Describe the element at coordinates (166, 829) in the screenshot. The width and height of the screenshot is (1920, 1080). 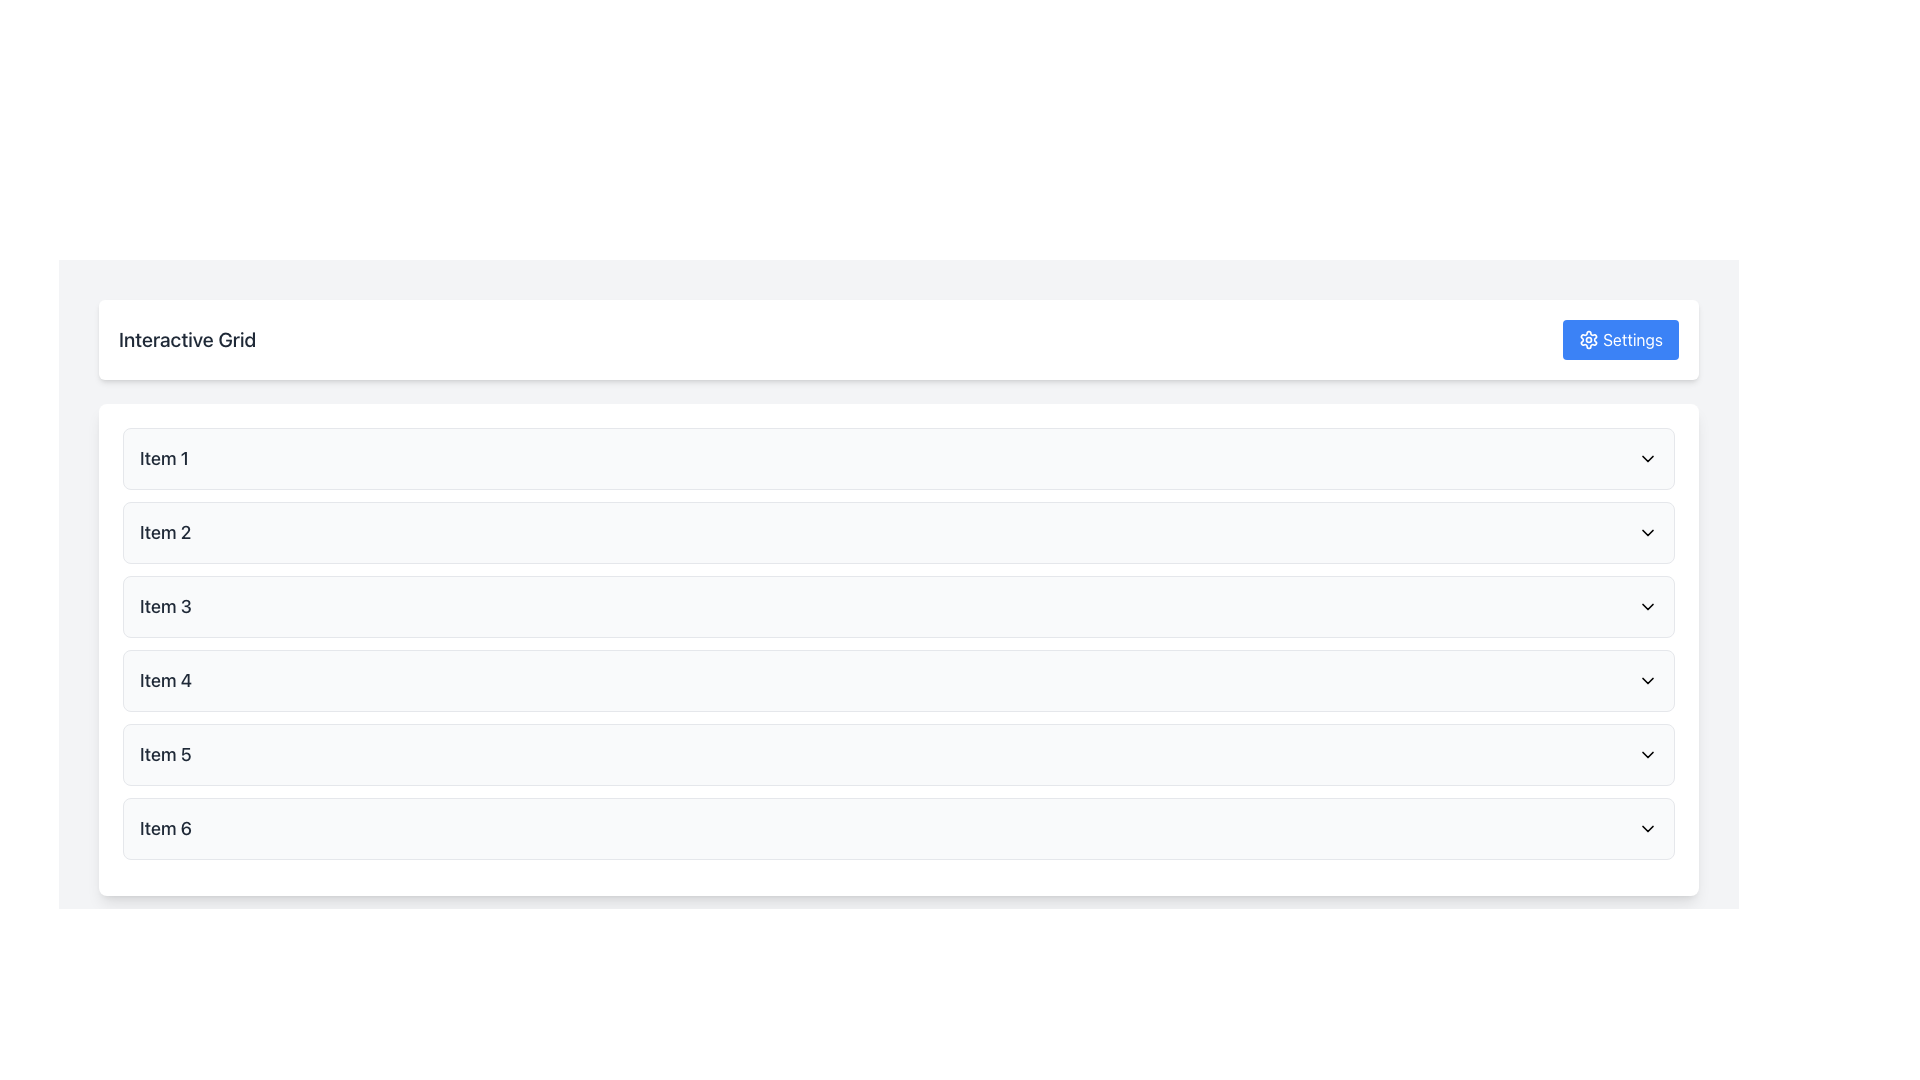
I see `text content of the sixth item label in the list, which is displayed as the left text component within a horizontal row next to a dropdown icon` at that location.